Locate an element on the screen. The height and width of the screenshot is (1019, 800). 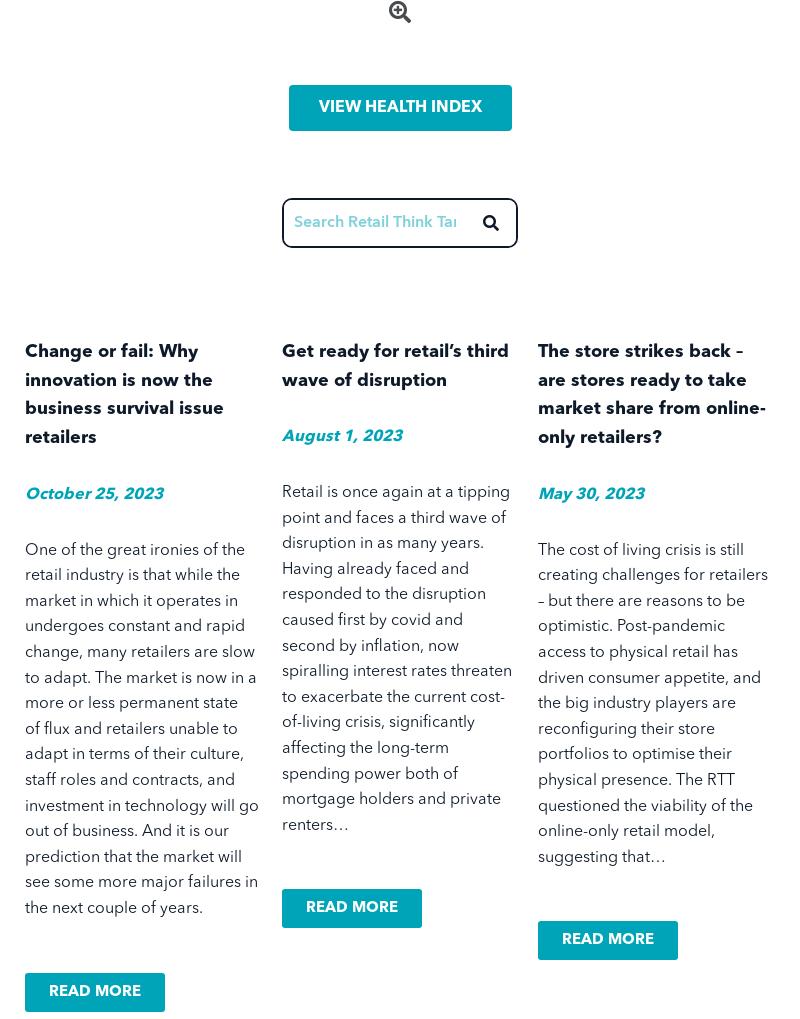
'and investment in technology will go out of business. And it is our prediction that the' is located at coordinates (142, 818).